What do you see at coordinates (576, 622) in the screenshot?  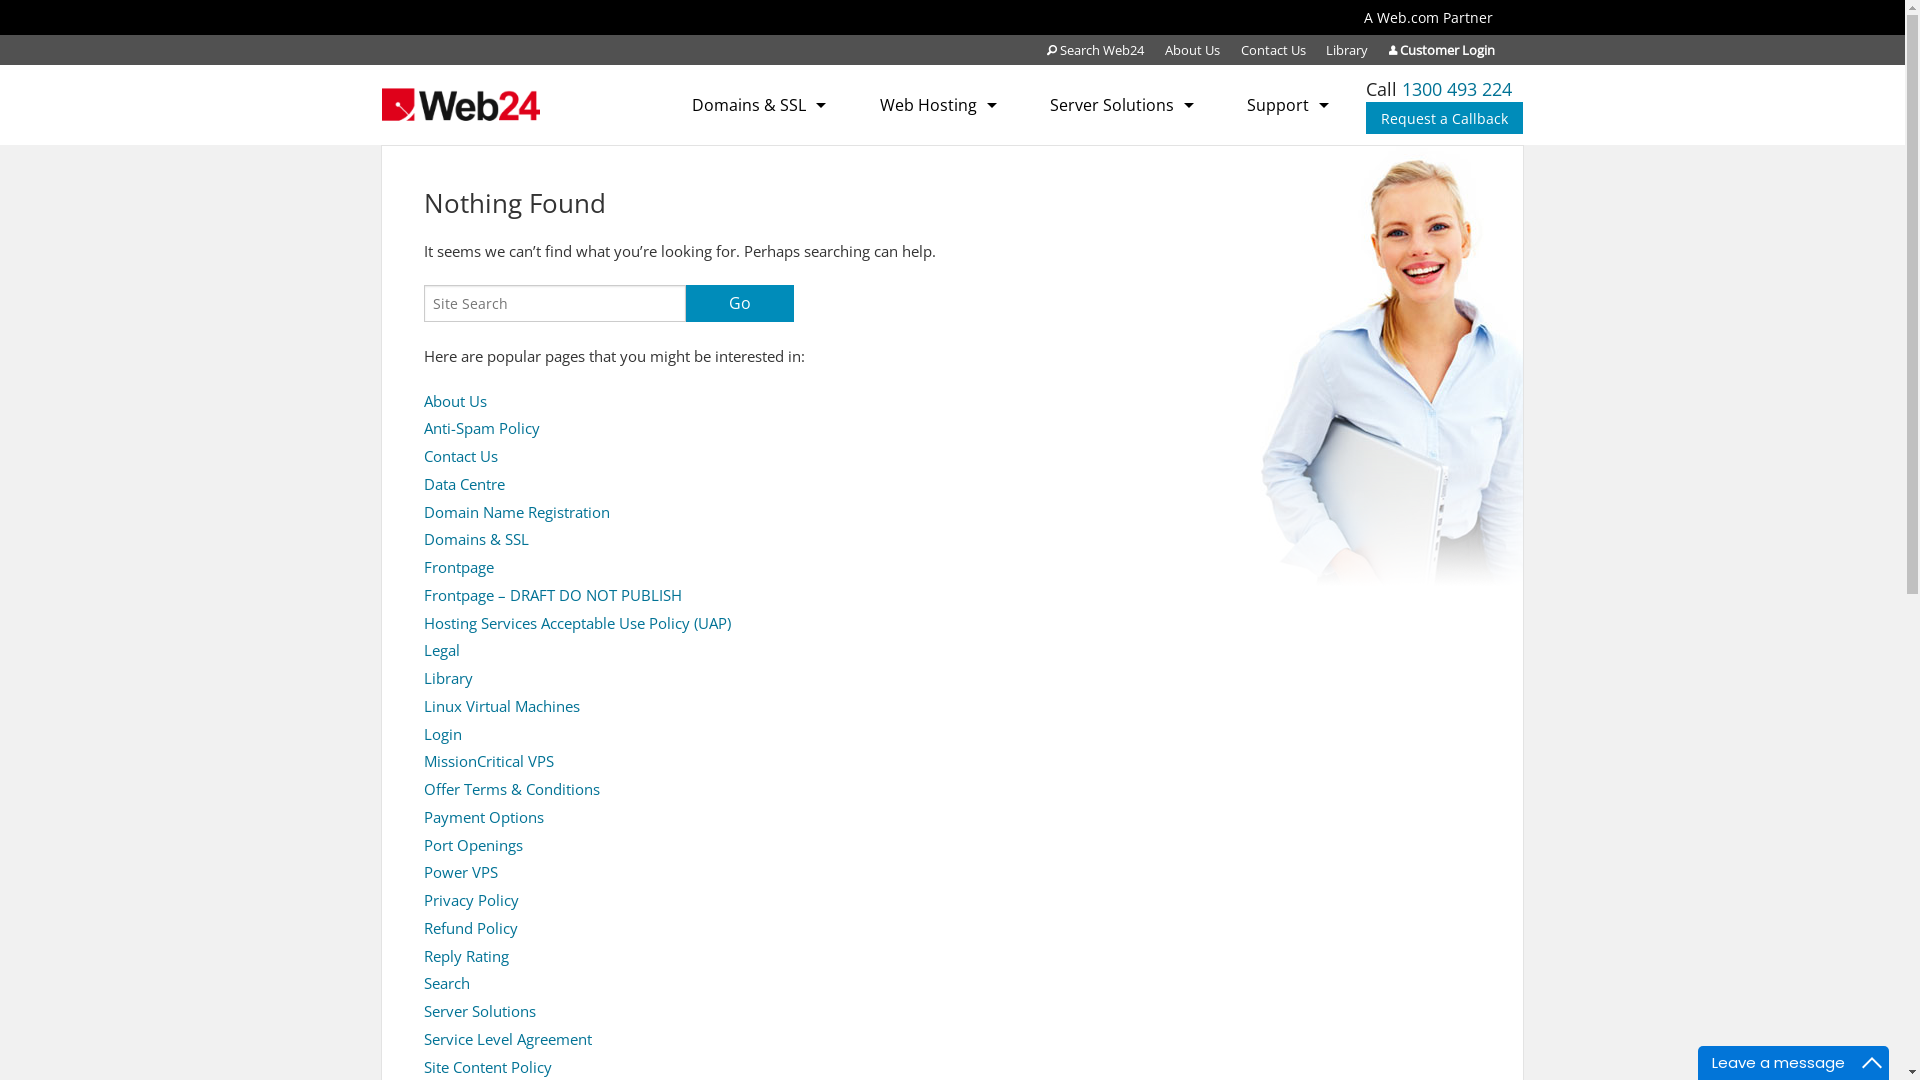 I see `'Hosting Services Acceptable Use Policy (UAP)'` at bounding box center [576, 622].